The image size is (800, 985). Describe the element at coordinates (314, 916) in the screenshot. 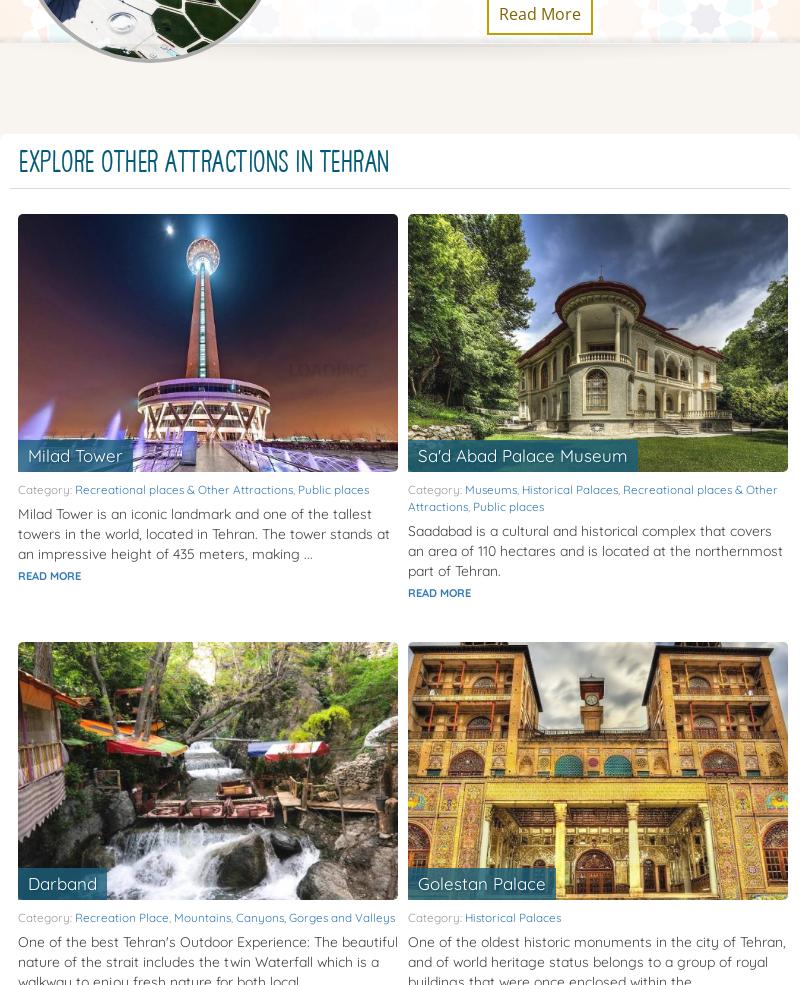

I see `'Canyons, Gorges and Valleys'` at that location.